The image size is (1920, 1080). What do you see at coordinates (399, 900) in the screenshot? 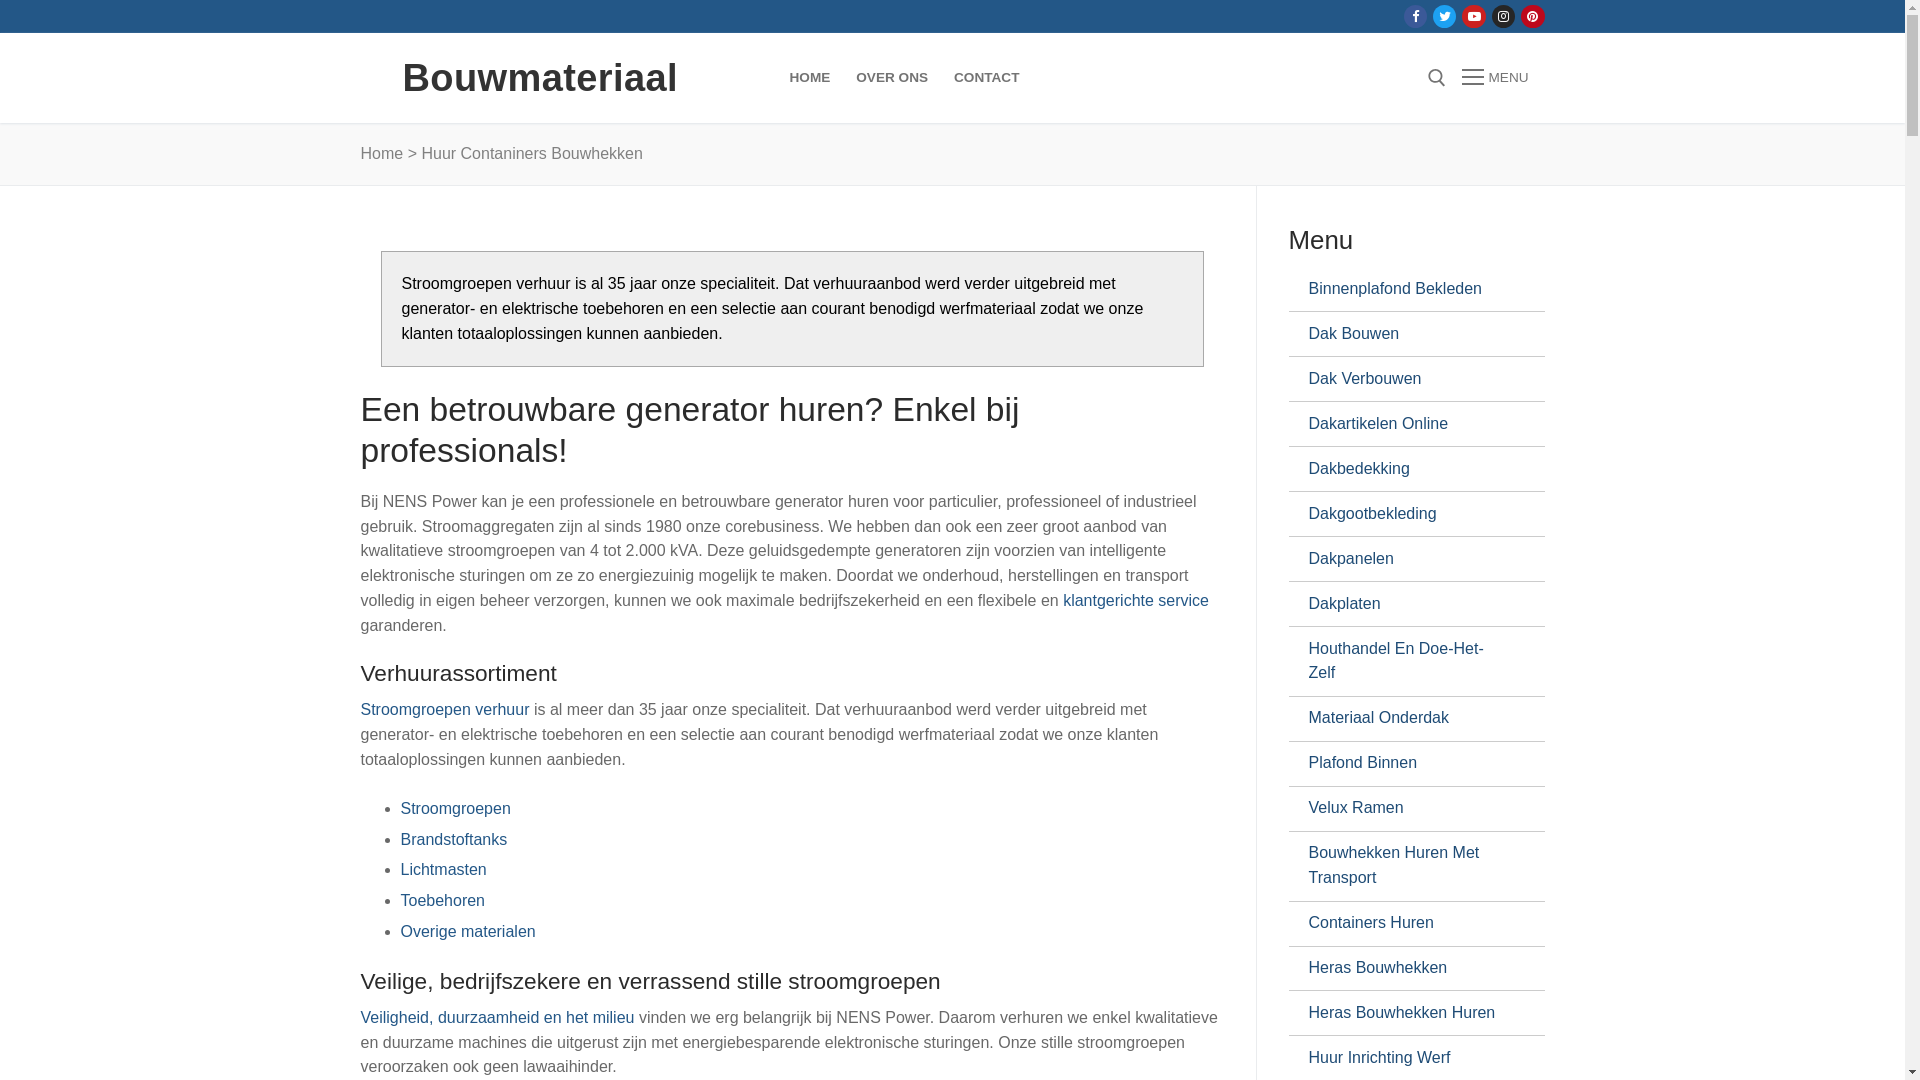
I see `'Toebehoren'` at bounding box center [399, 900].